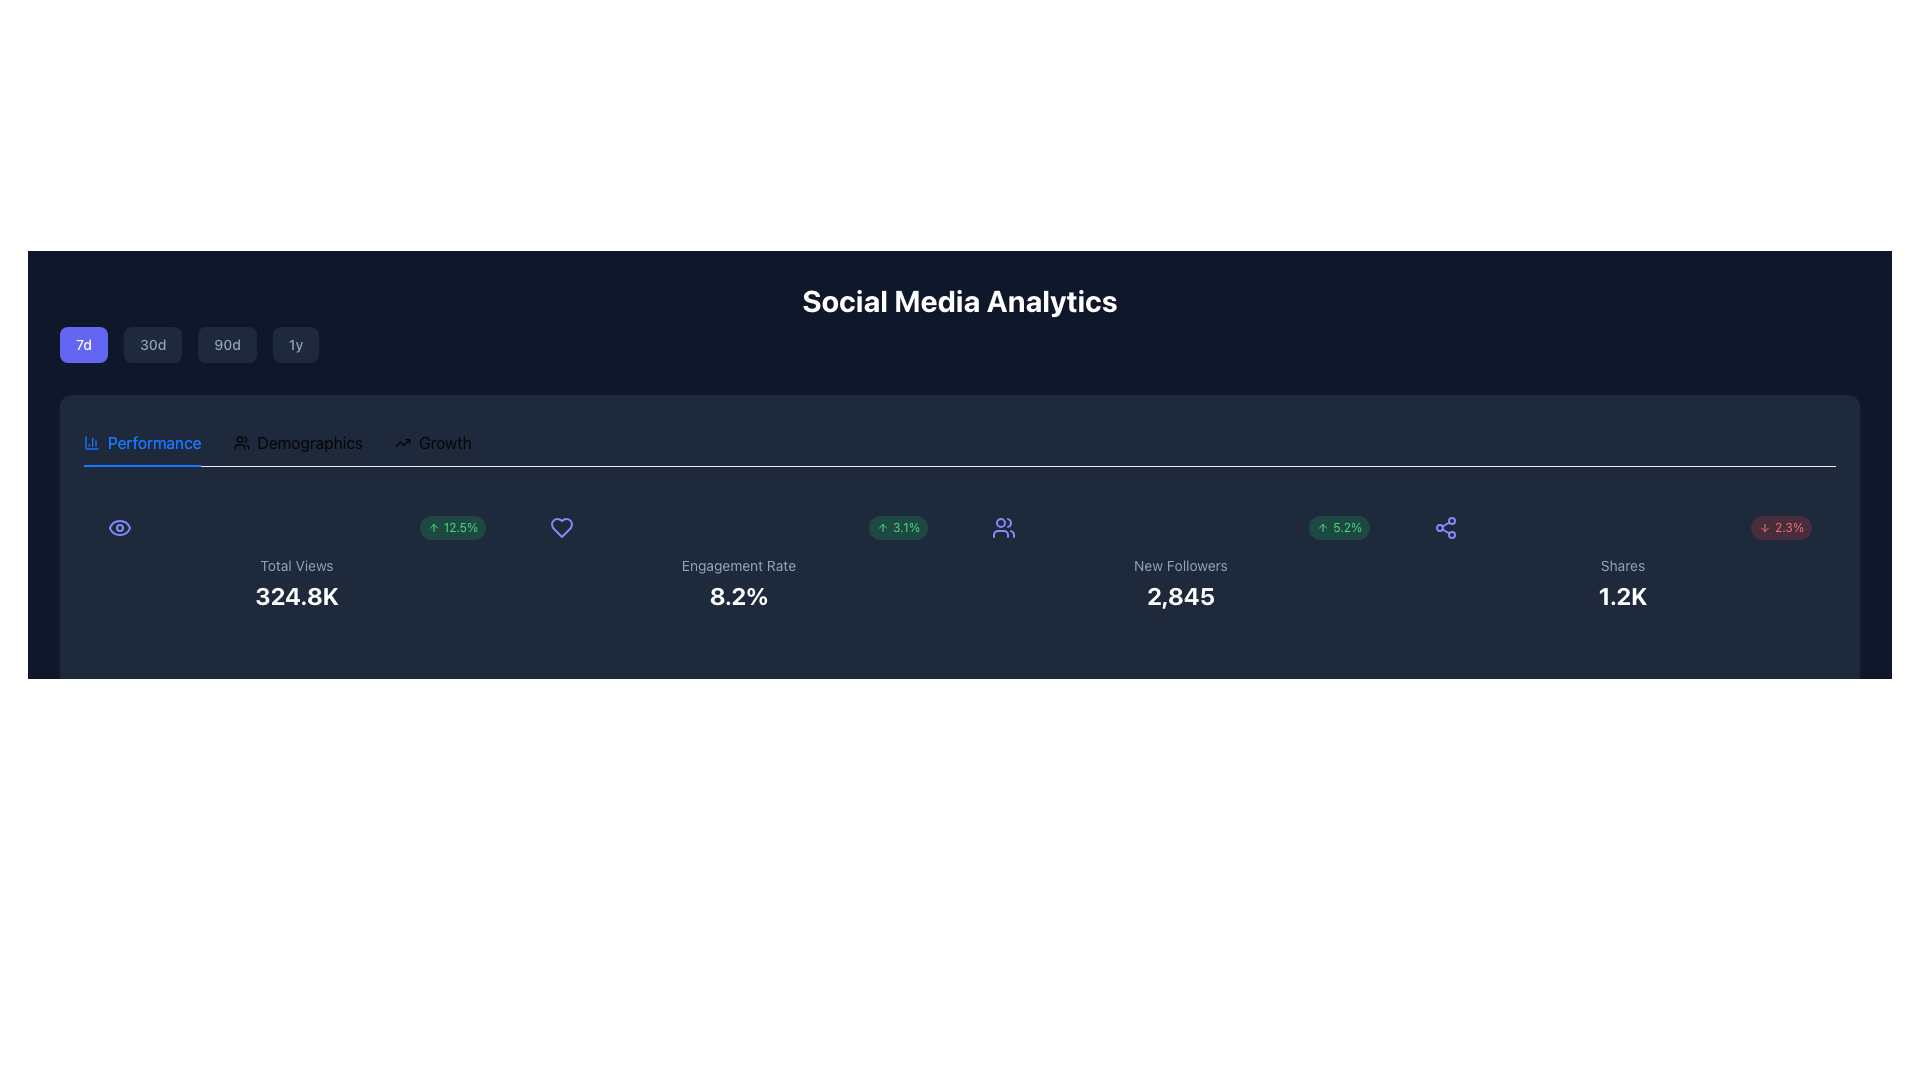  I want to click on the central tab labeled 'Demographics' in the navigation menu, so click(276, 442).